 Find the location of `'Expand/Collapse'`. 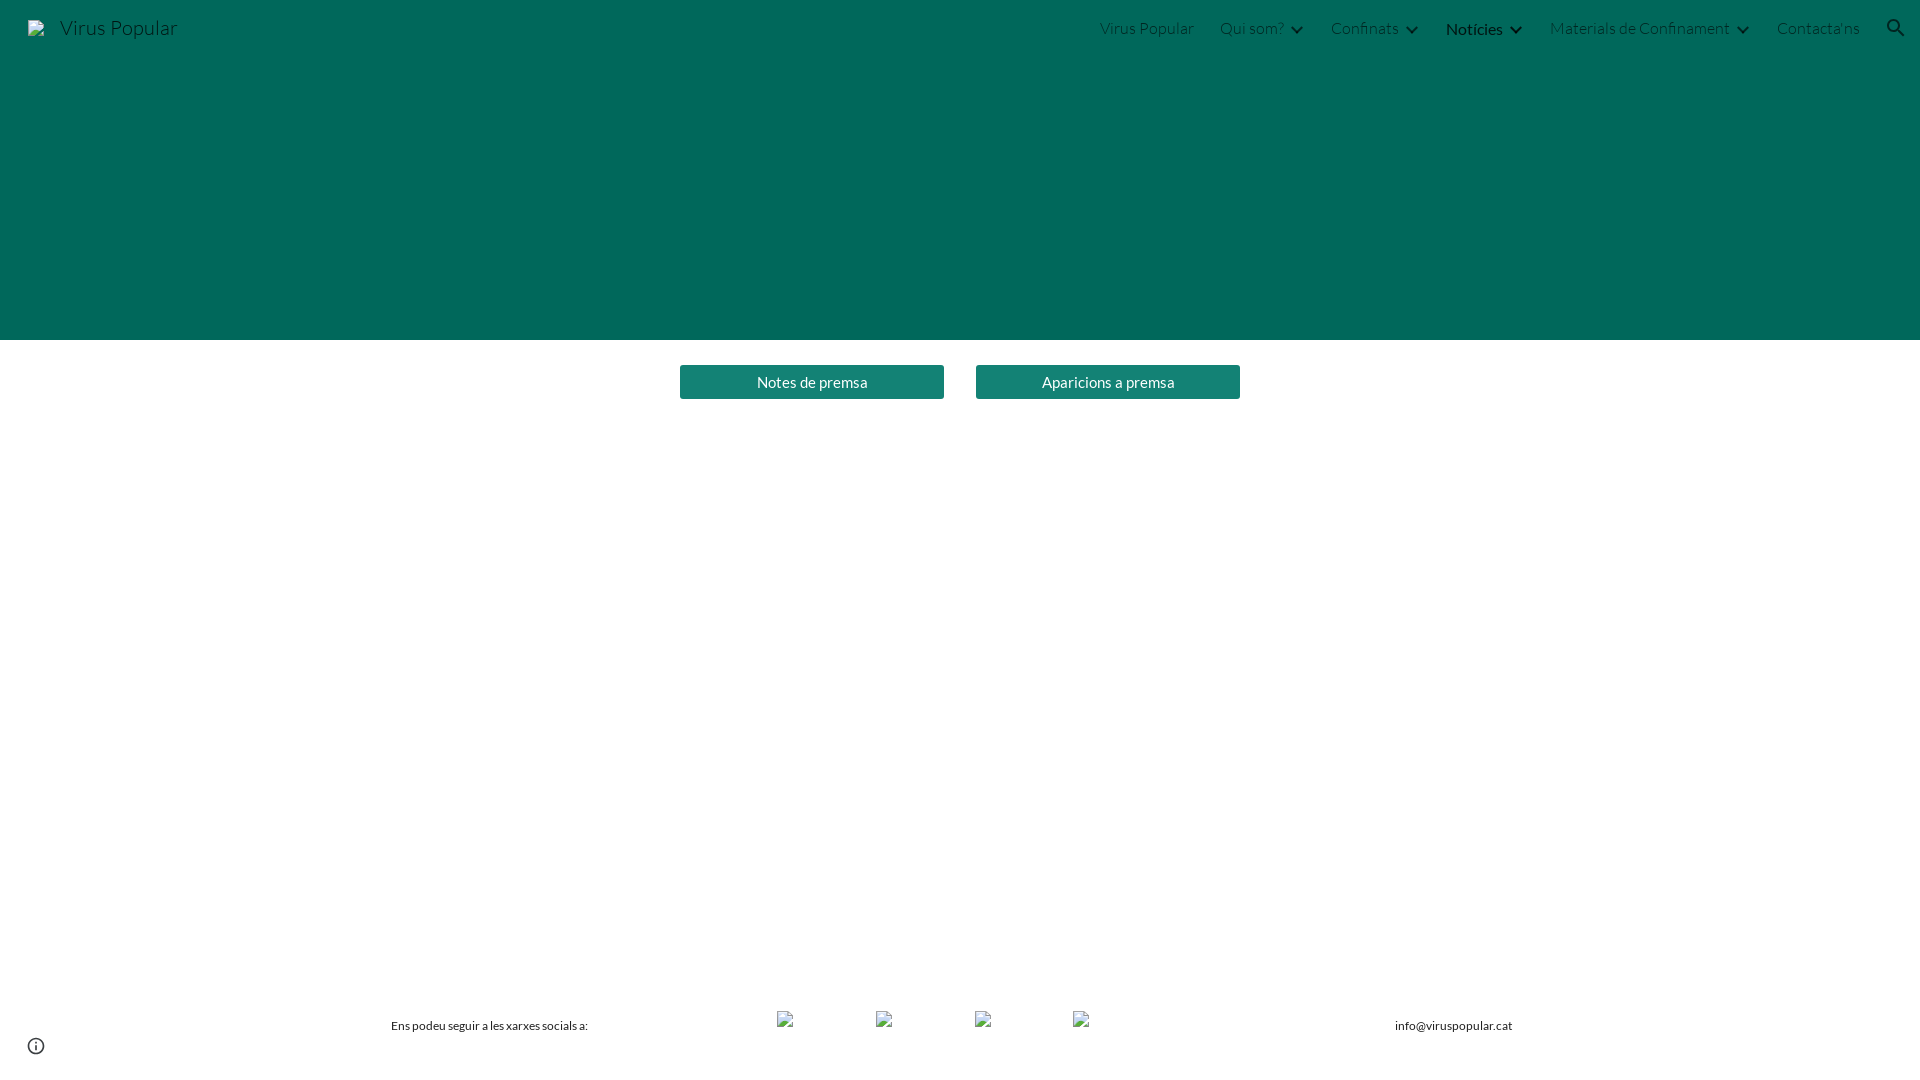

'Expand/Collapse' is located at coordinates (1515, 27).